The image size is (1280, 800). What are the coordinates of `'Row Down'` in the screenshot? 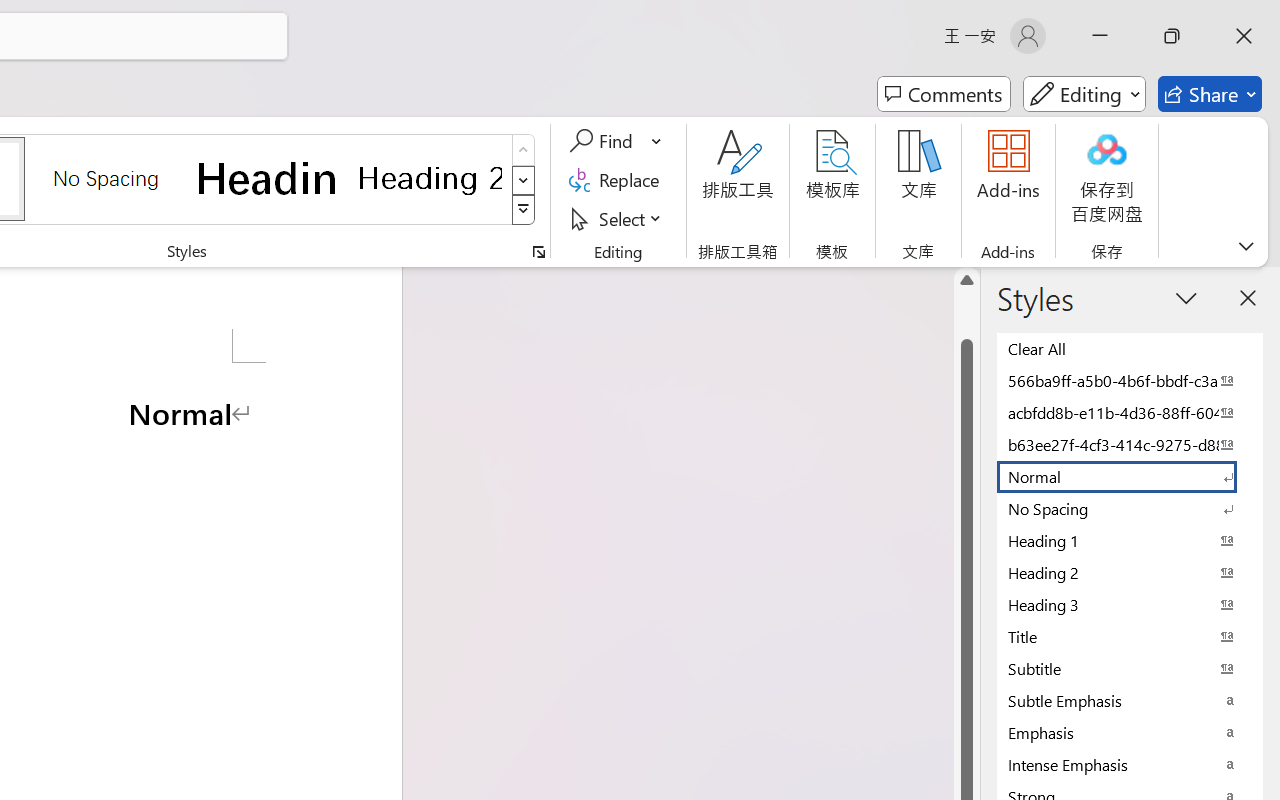 It's located at (523, 179).